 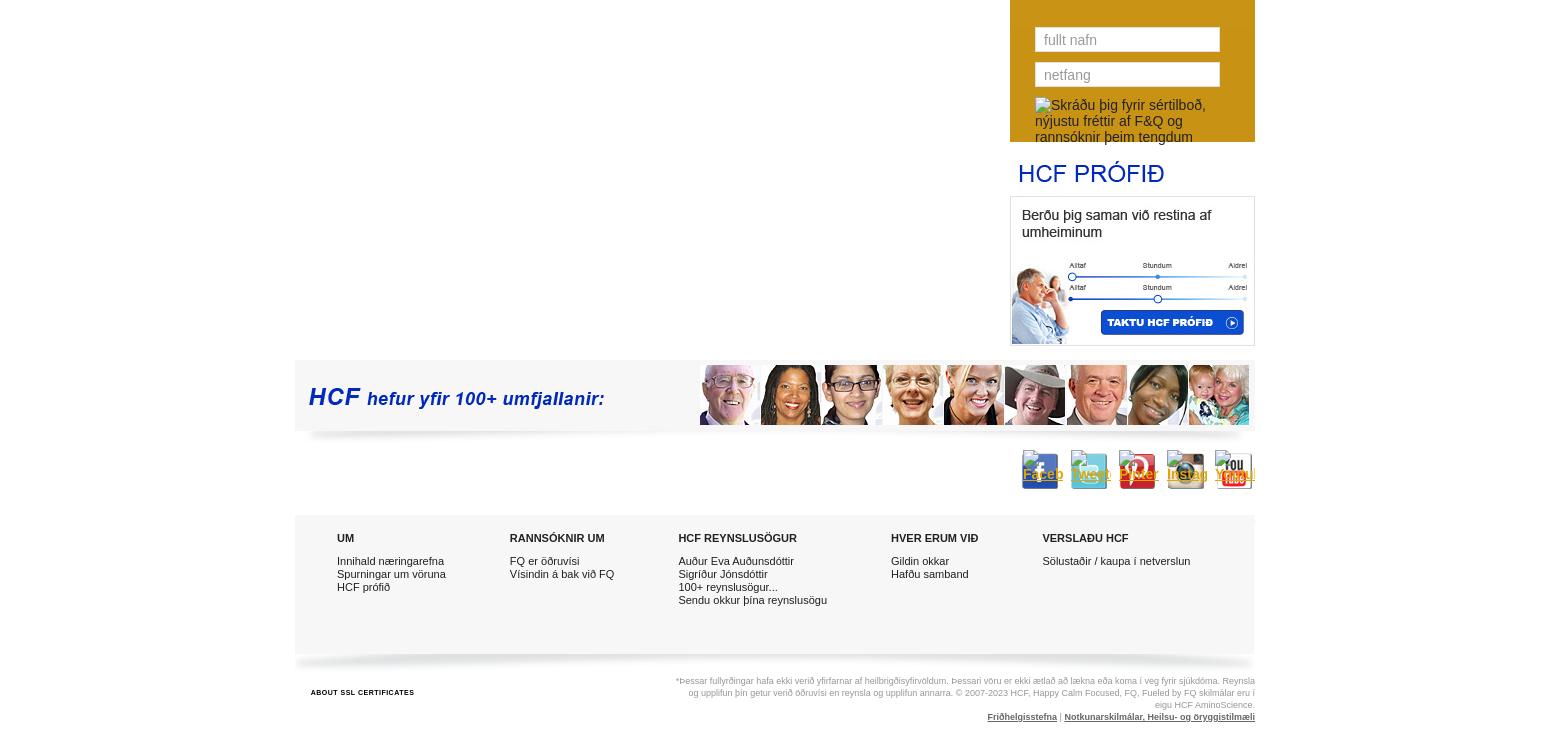 I want to click on 'Notkunarskilmálar, Heilsu- og öryggistilmæli', so click(x=1158, y=717).